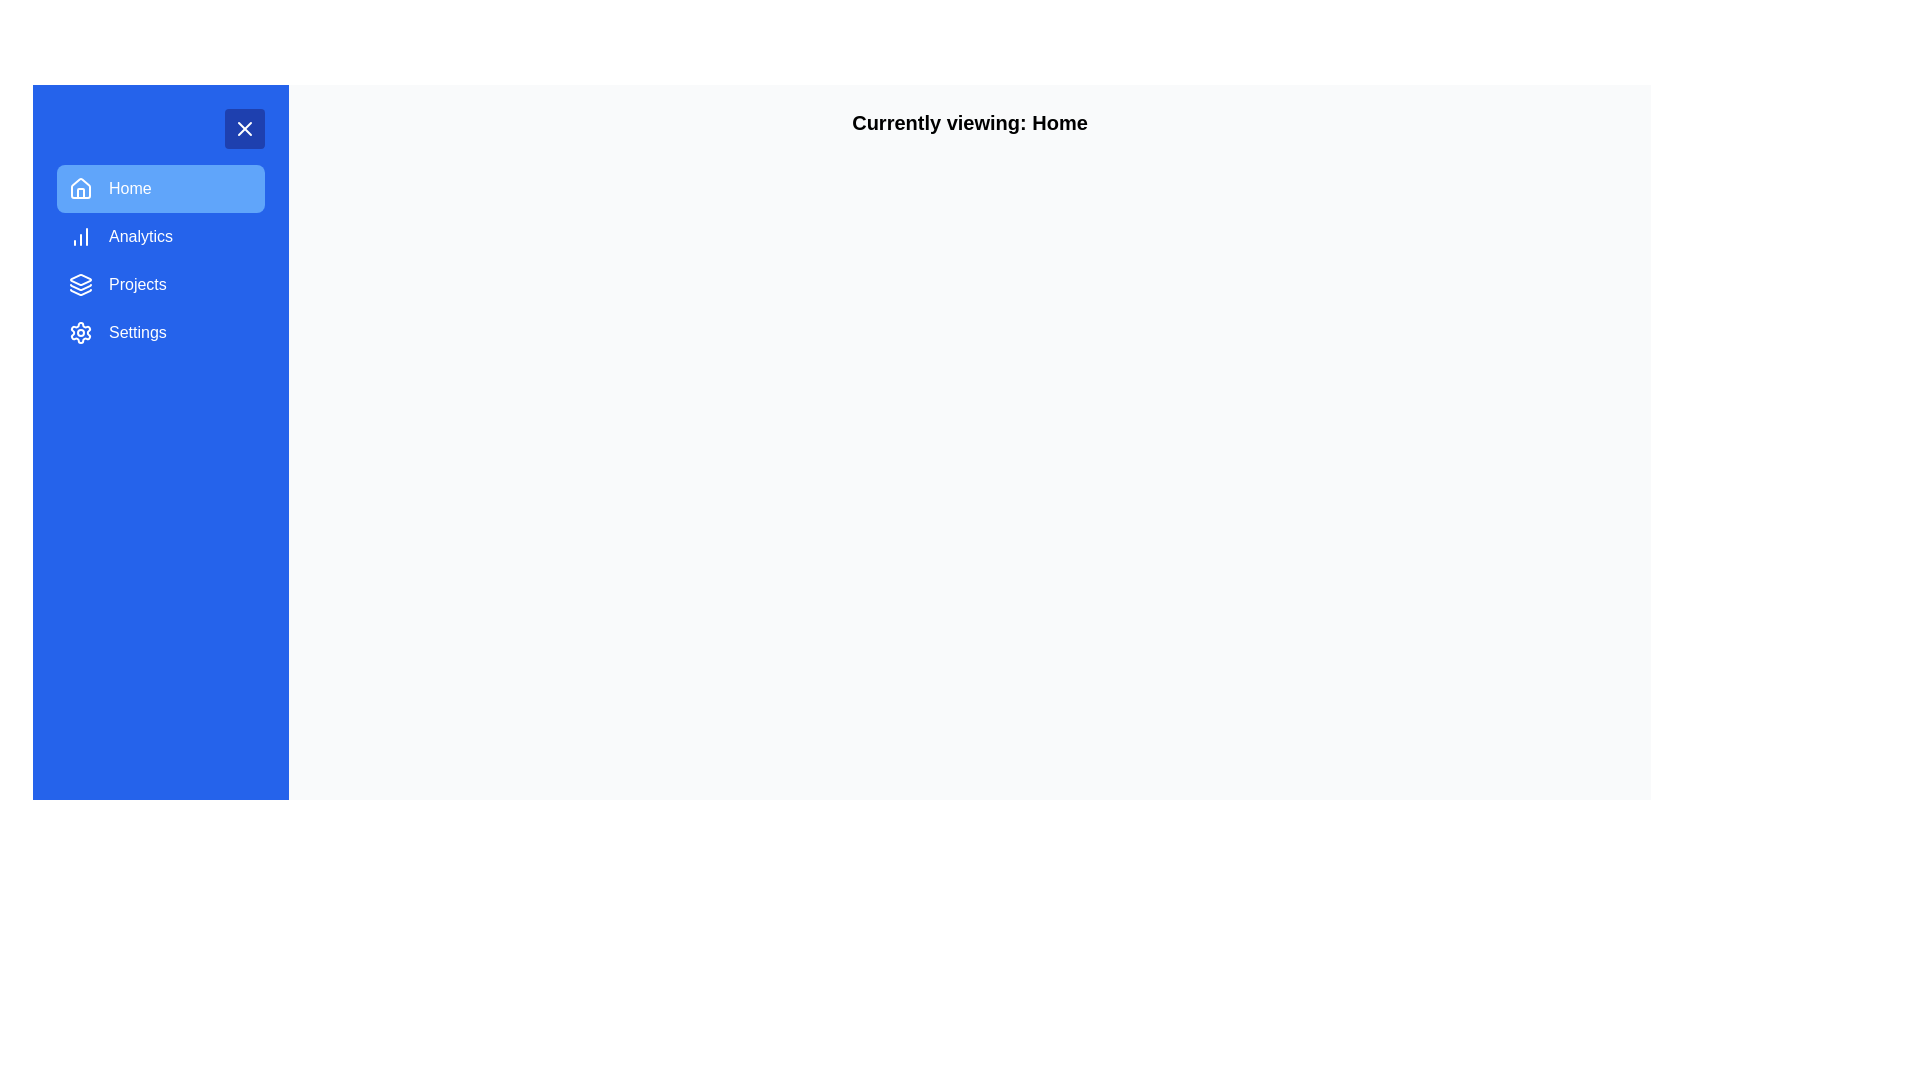  I want to click on the cogwheel icon in the left sidebar, located under the 'Settings' label, which is used for settings adjustments, so click(80, 331).